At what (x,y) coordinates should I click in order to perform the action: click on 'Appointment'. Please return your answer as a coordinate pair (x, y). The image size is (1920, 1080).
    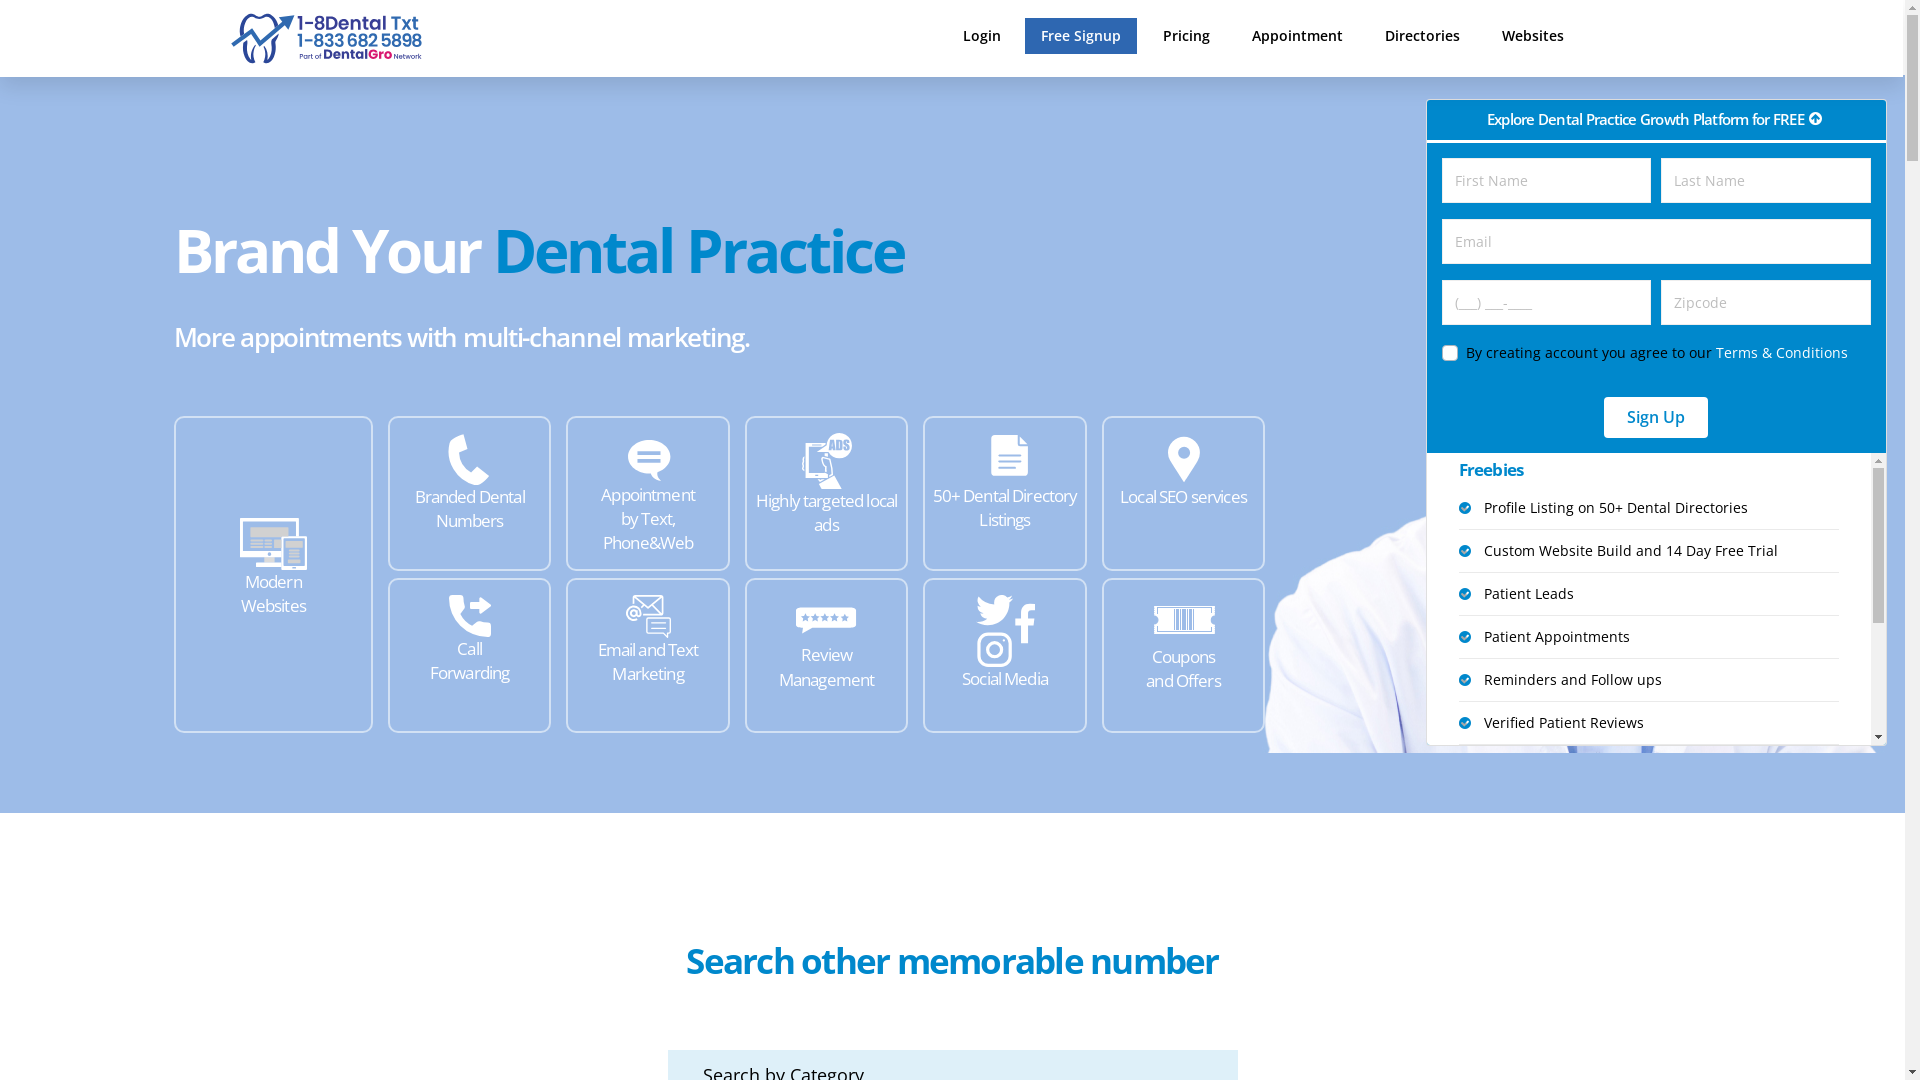
    Looking at the image, I should click on (1235, 35).